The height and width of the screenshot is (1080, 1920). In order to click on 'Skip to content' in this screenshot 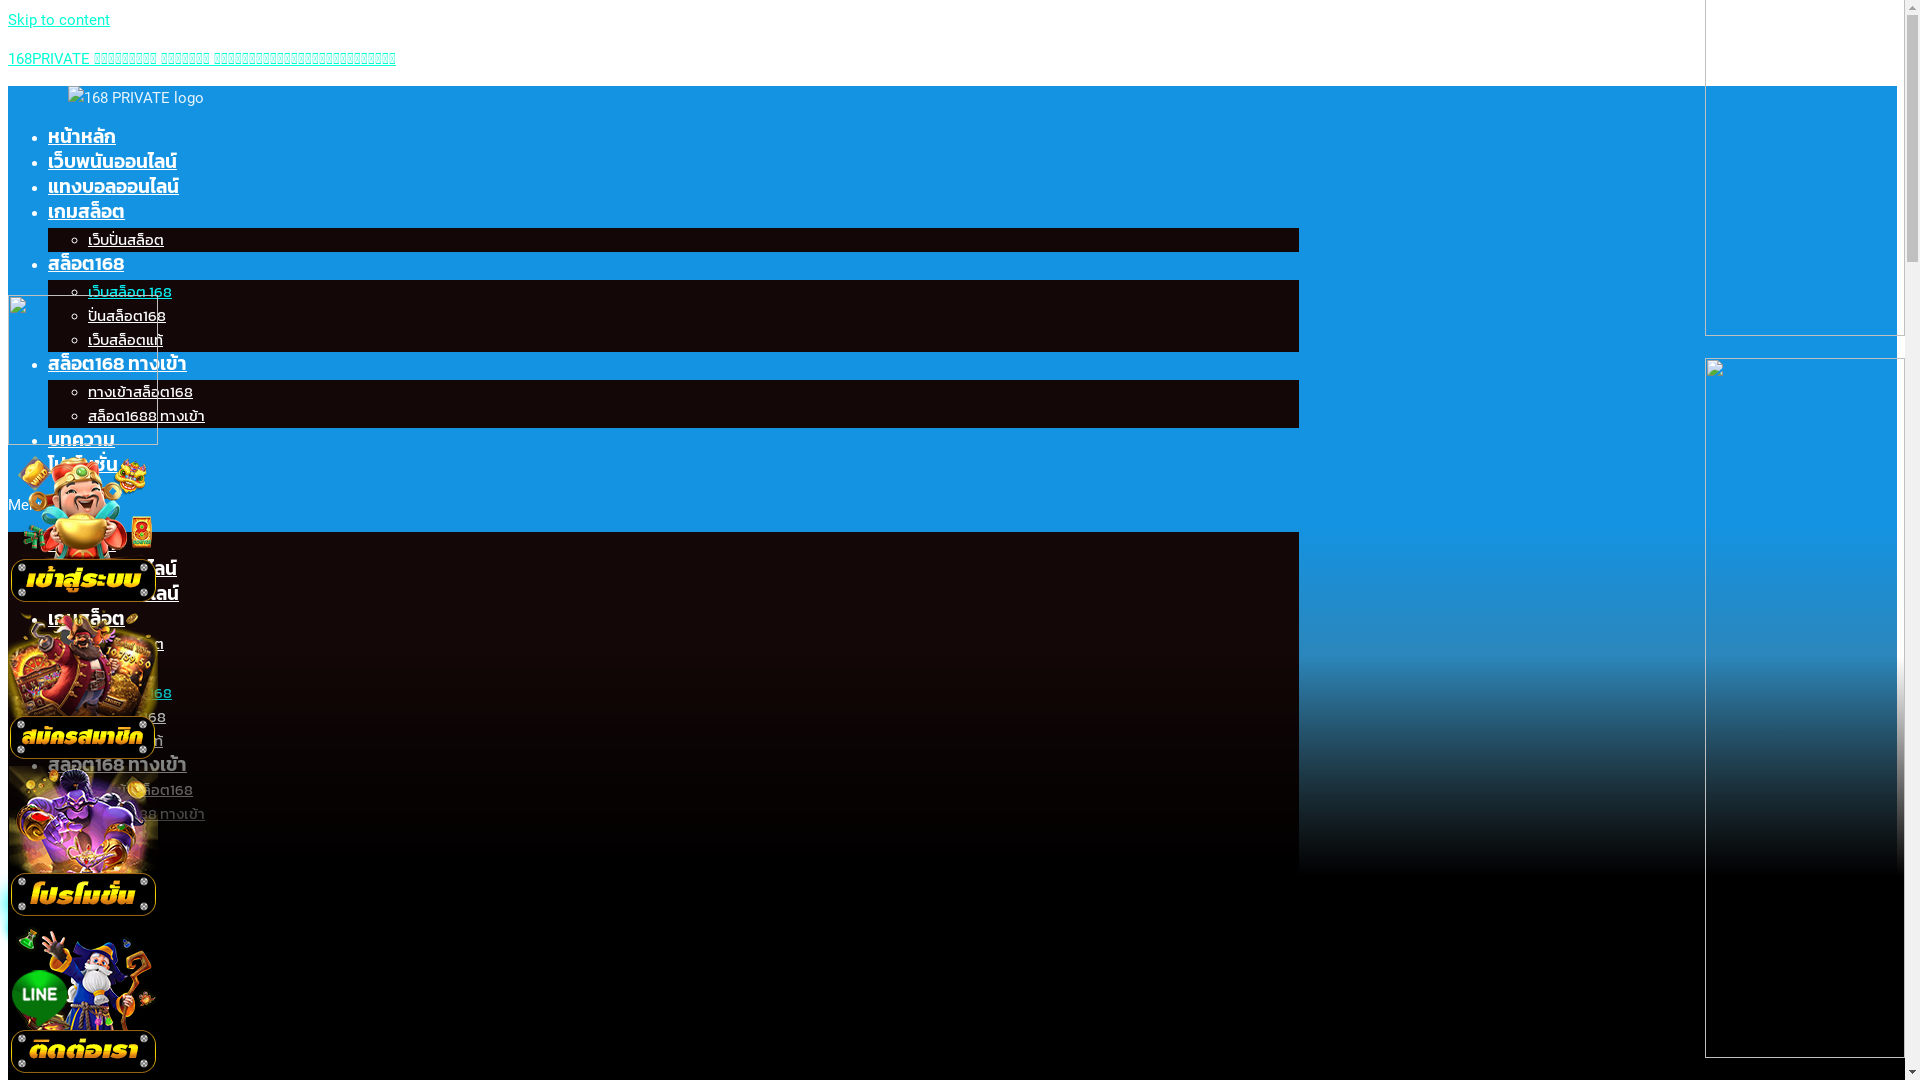, I will do `click(58, 19)`.